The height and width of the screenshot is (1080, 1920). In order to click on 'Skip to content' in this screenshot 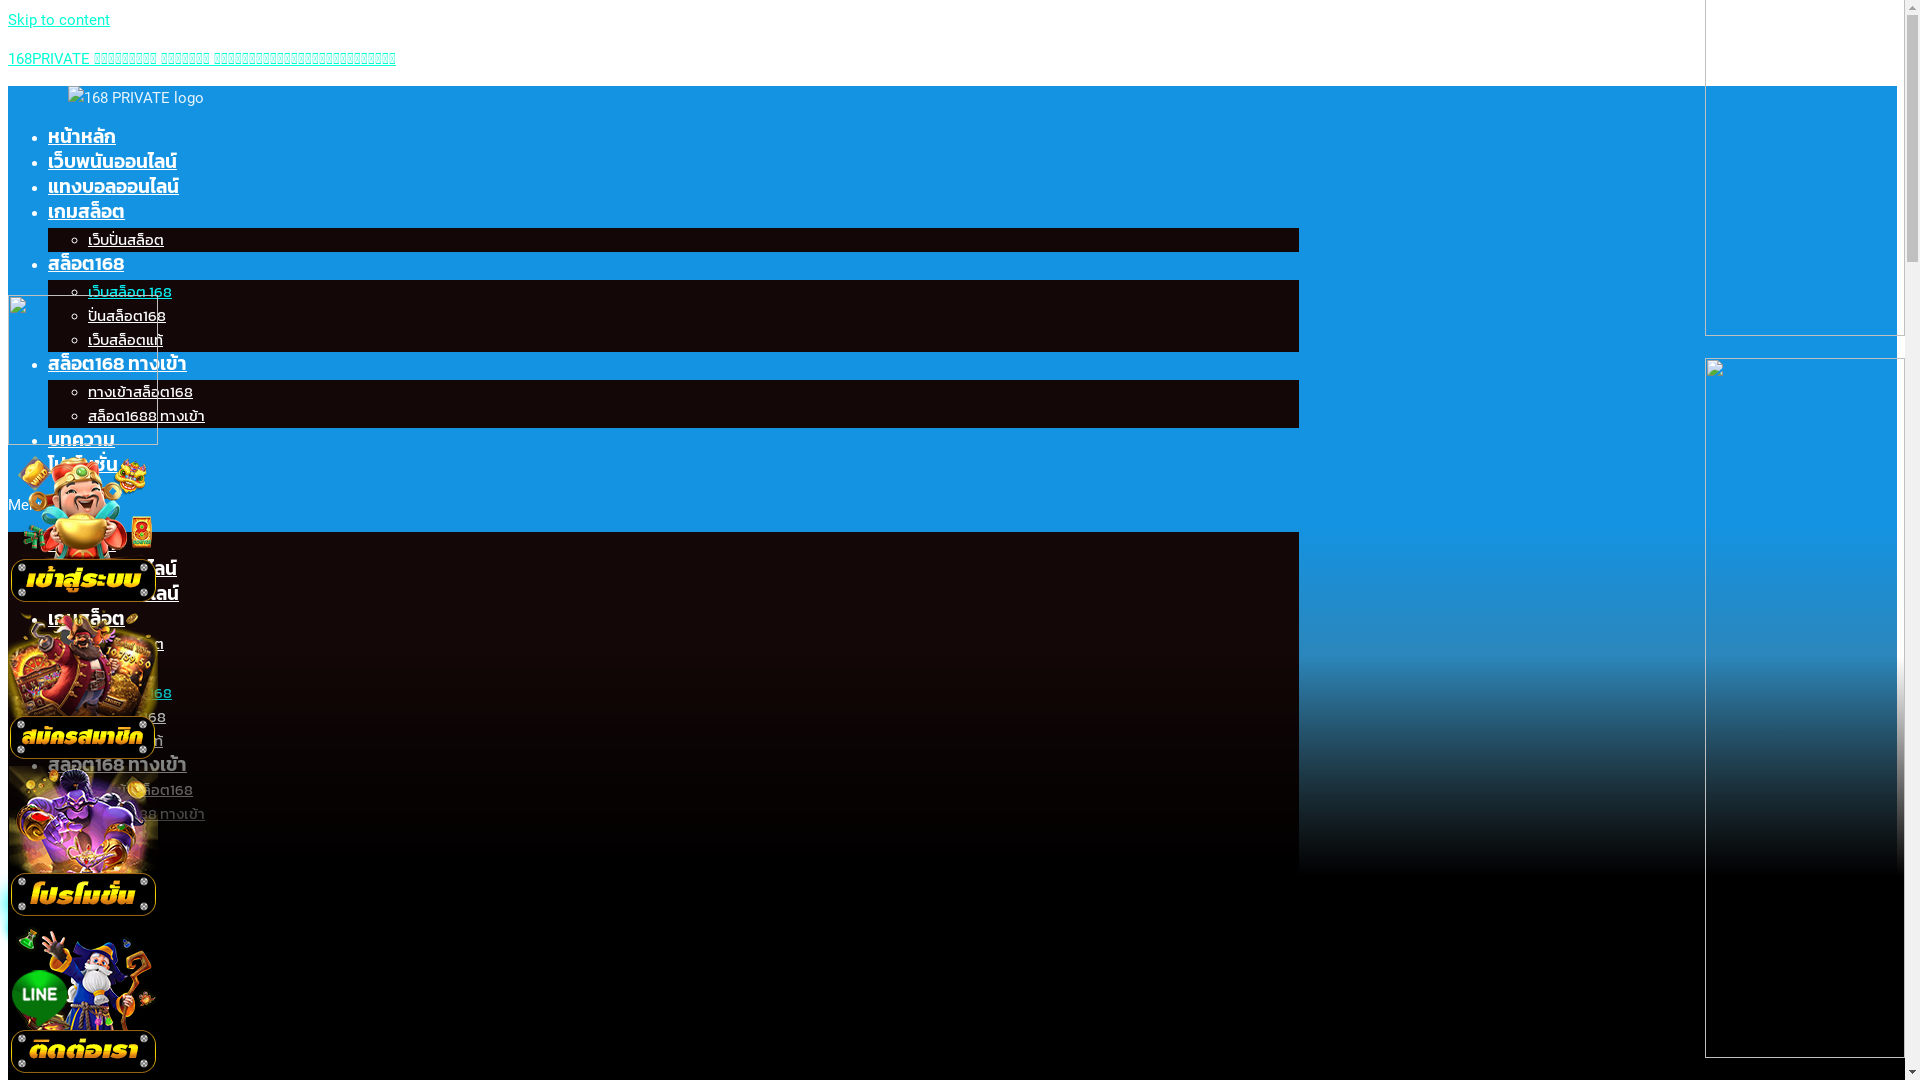, I will do `click(58, 19)`.